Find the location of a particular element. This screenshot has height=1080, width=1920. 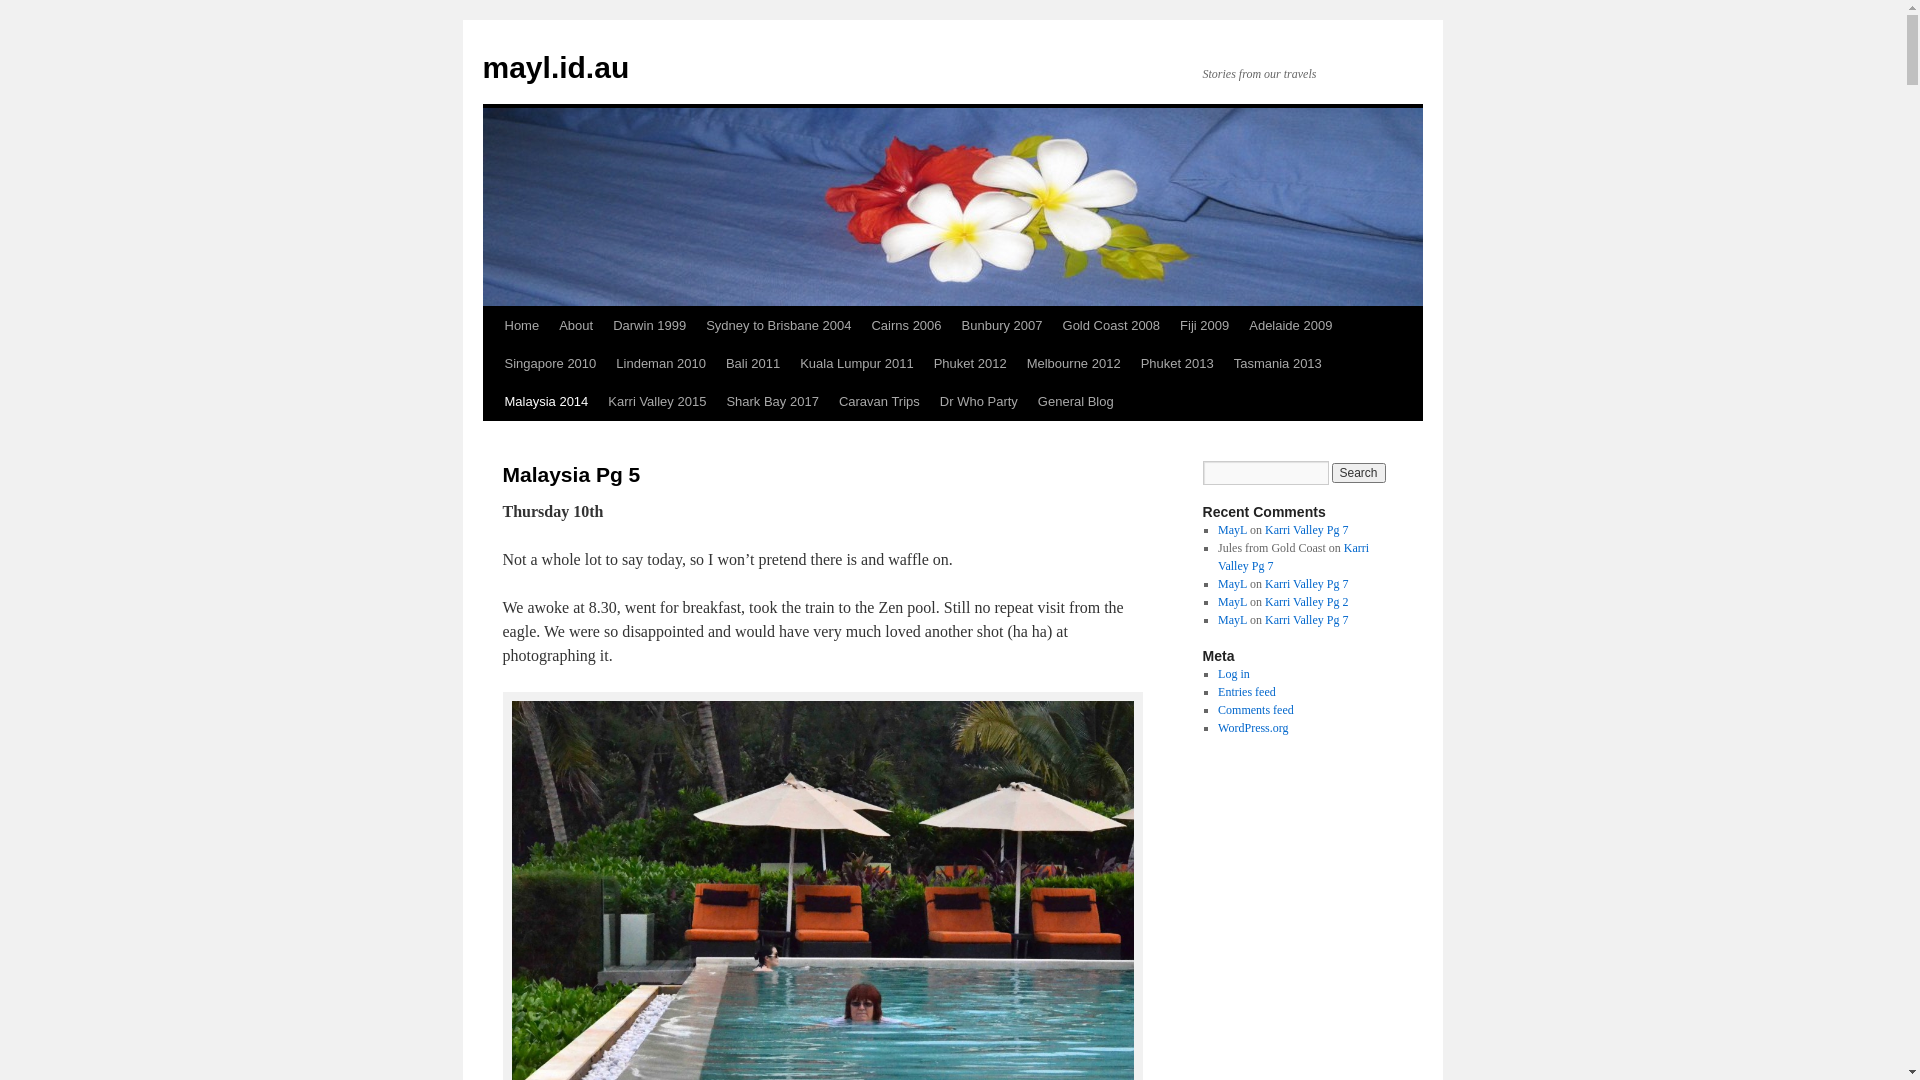

'Home' is located at coordinates (521, 325).